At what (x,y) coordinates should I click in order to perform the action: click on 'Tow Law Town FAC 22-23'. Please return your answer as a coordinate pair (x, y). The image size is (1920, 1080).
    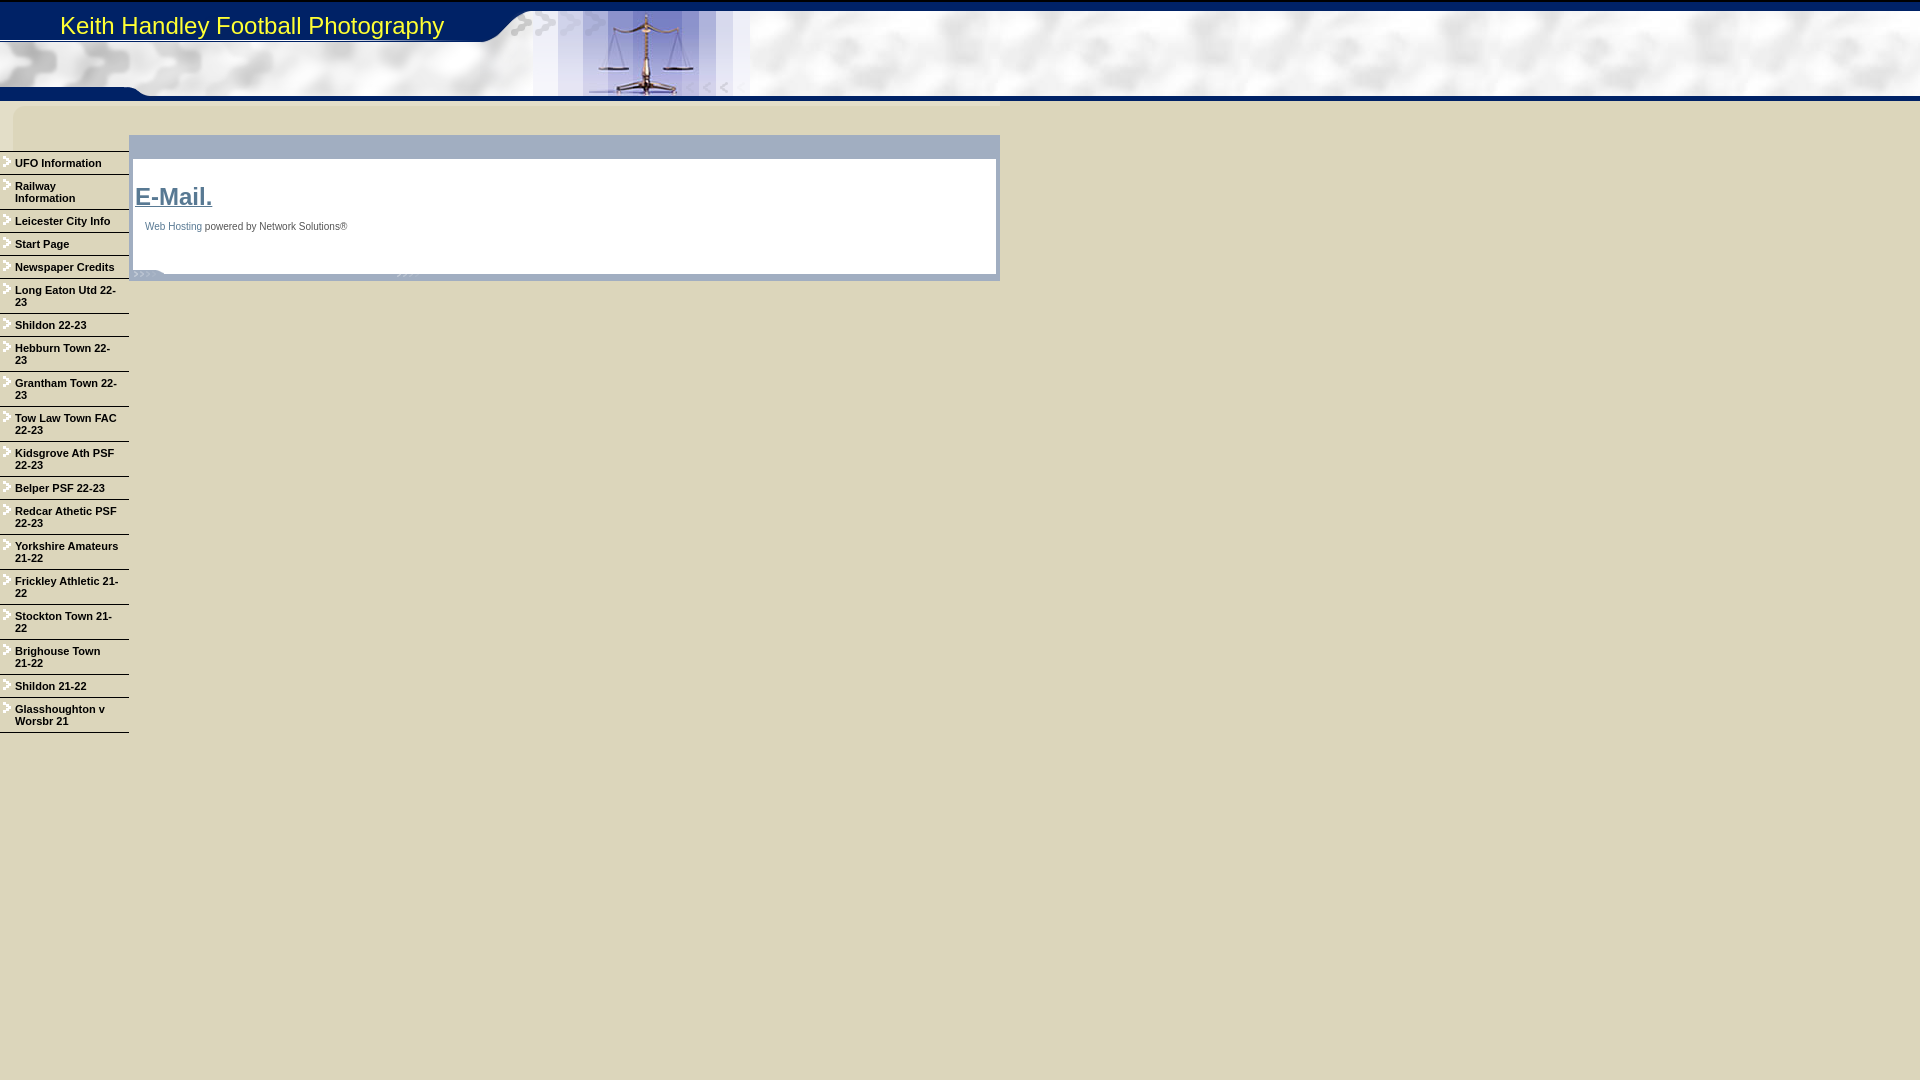
    Looking at the image, I should click on (64, 423).